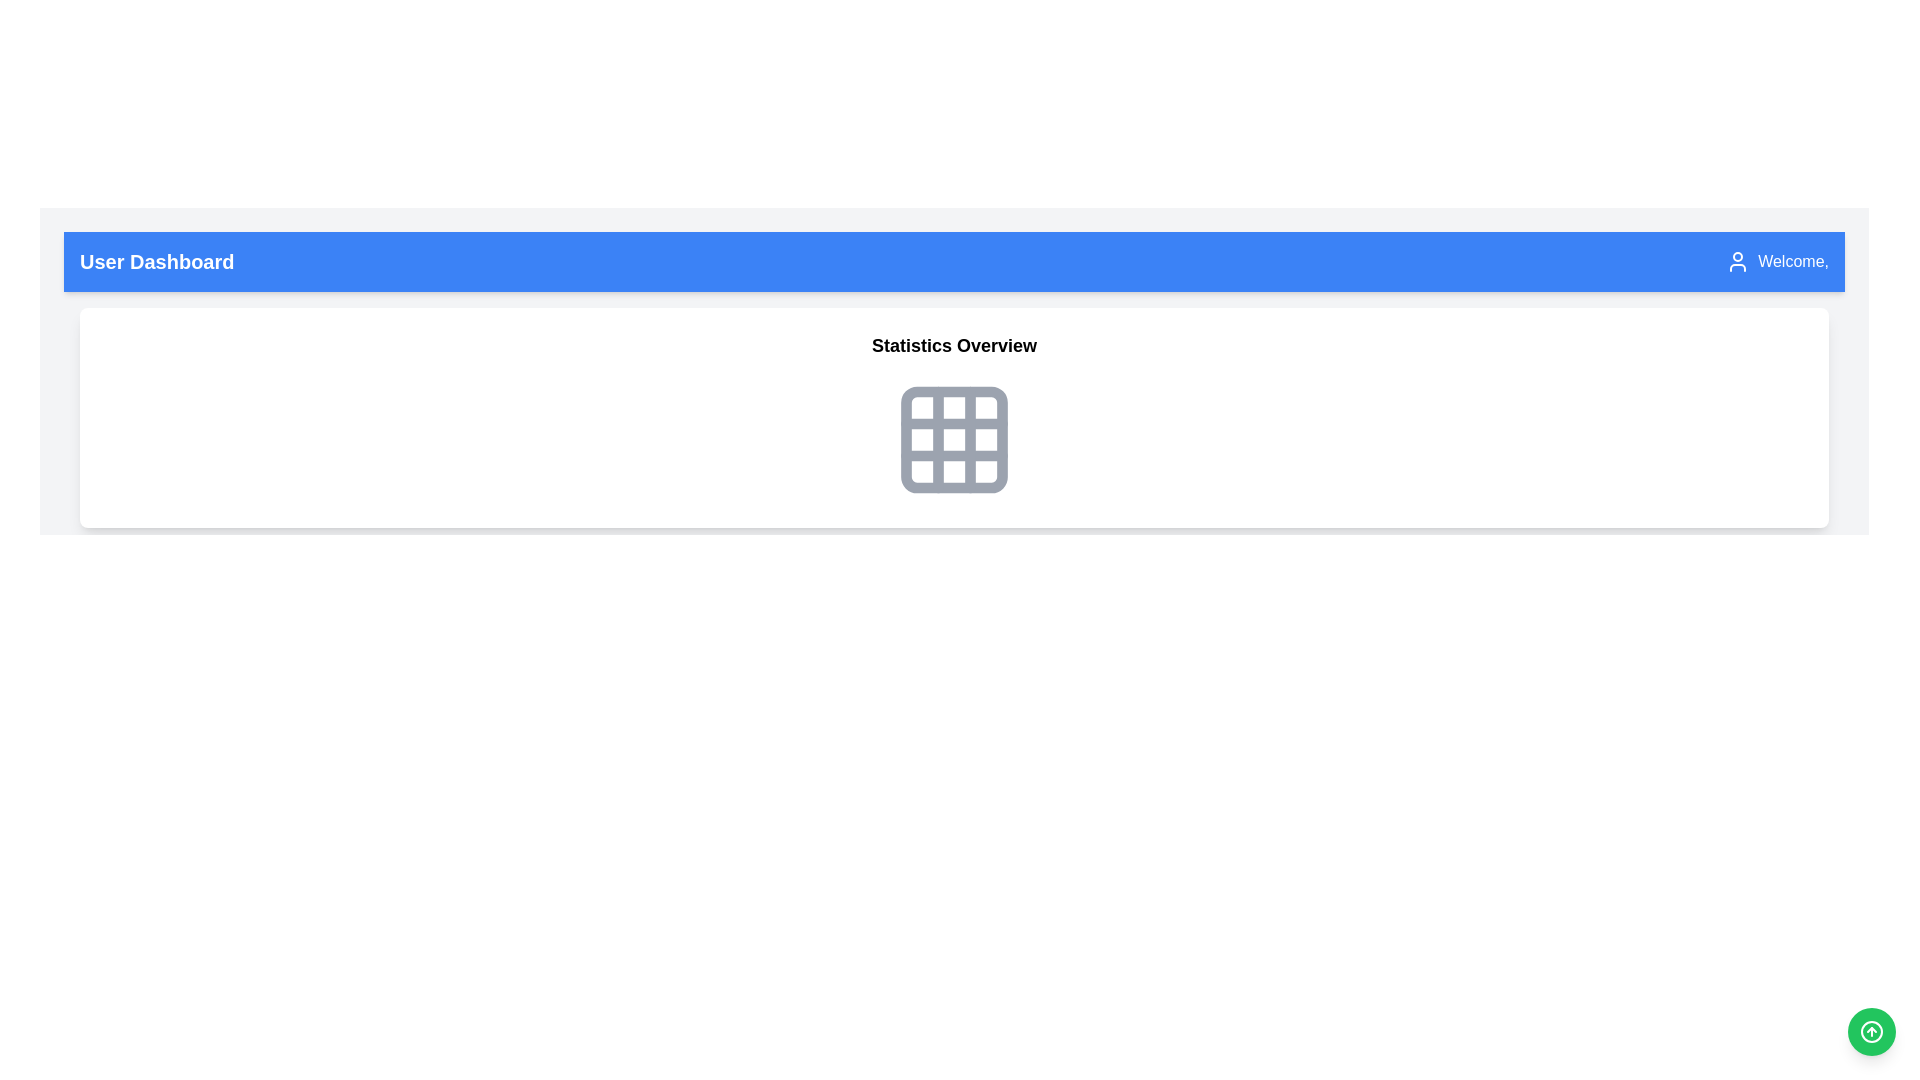 The image size is (1920, 1080). What do you see at coordinates (1871, 1032) in the screenshot?
I see `the upward arrow icon, which is a circle within a circular button located in the bottom-right corner of the interface` at bounding box center [1871, 1032].